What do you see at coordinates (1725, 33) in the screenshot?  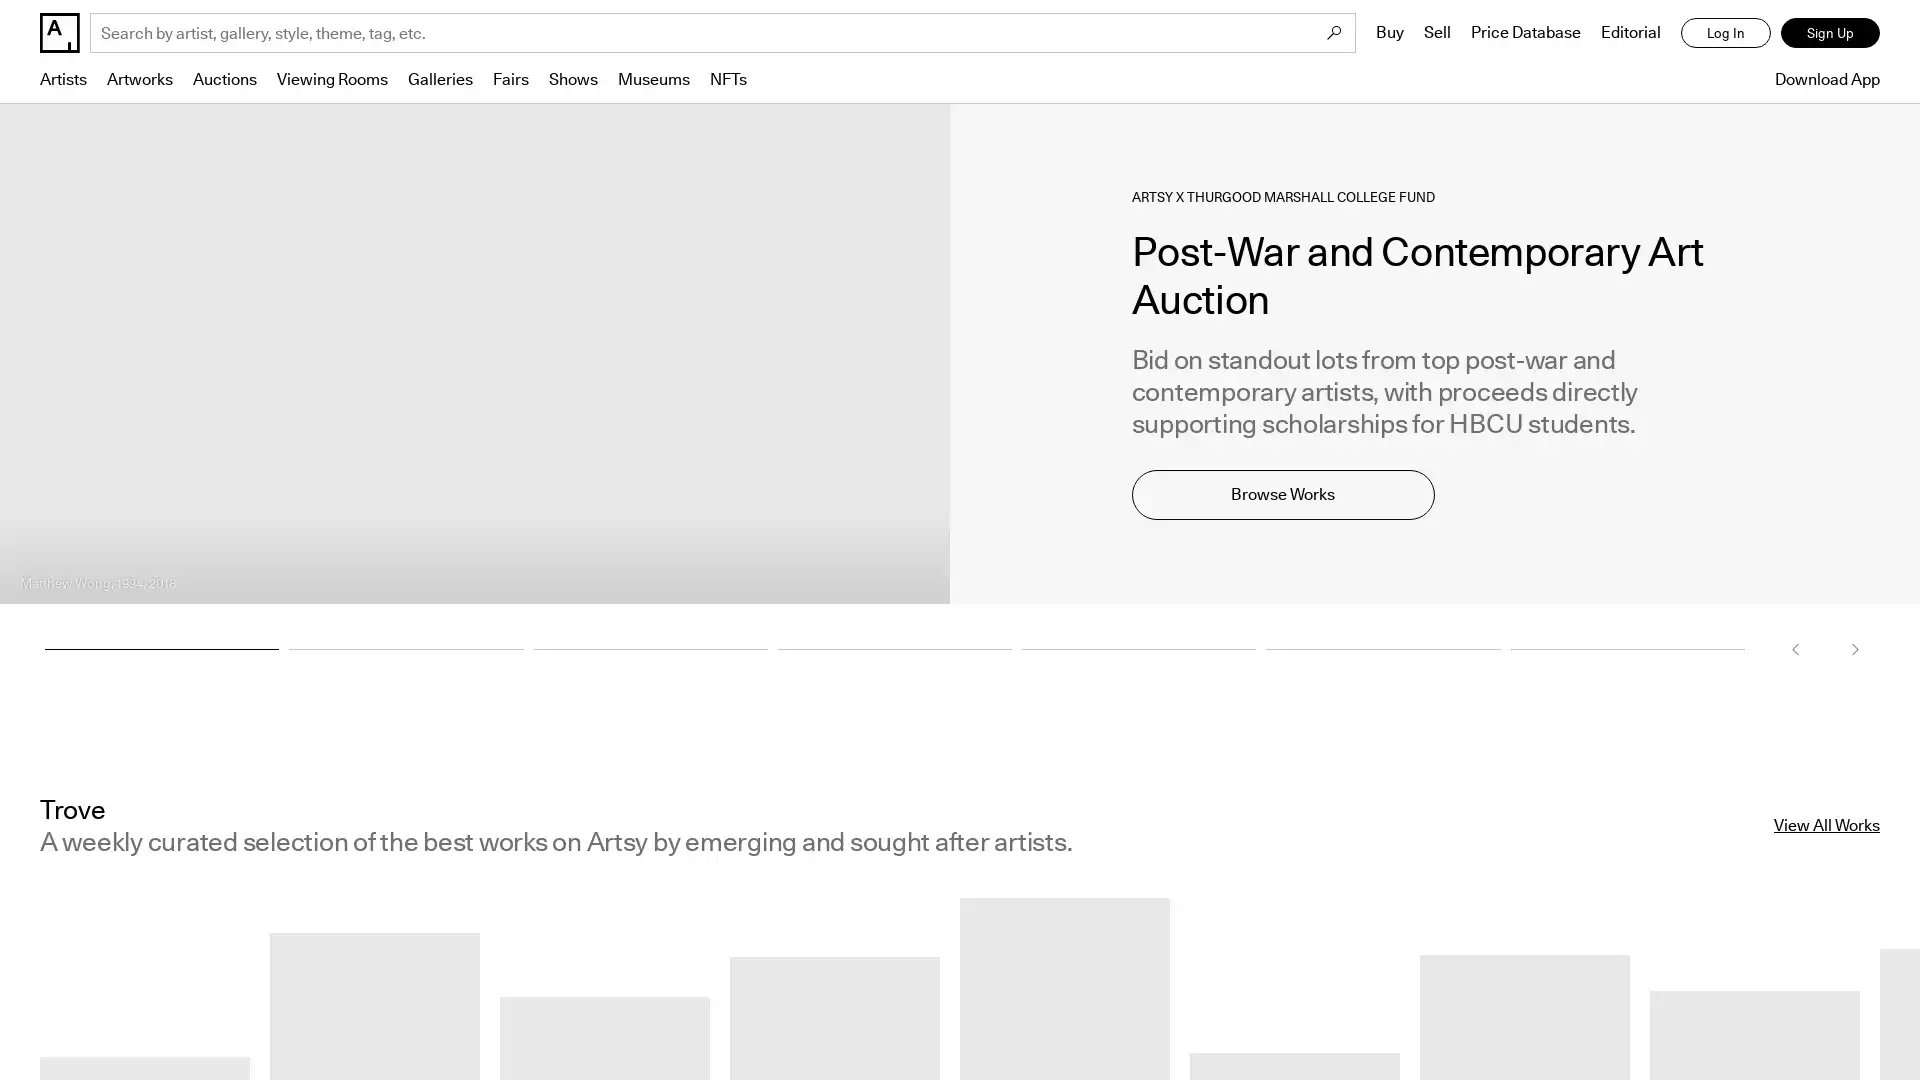 I see `Log In` at bounding box center [1725, 33].